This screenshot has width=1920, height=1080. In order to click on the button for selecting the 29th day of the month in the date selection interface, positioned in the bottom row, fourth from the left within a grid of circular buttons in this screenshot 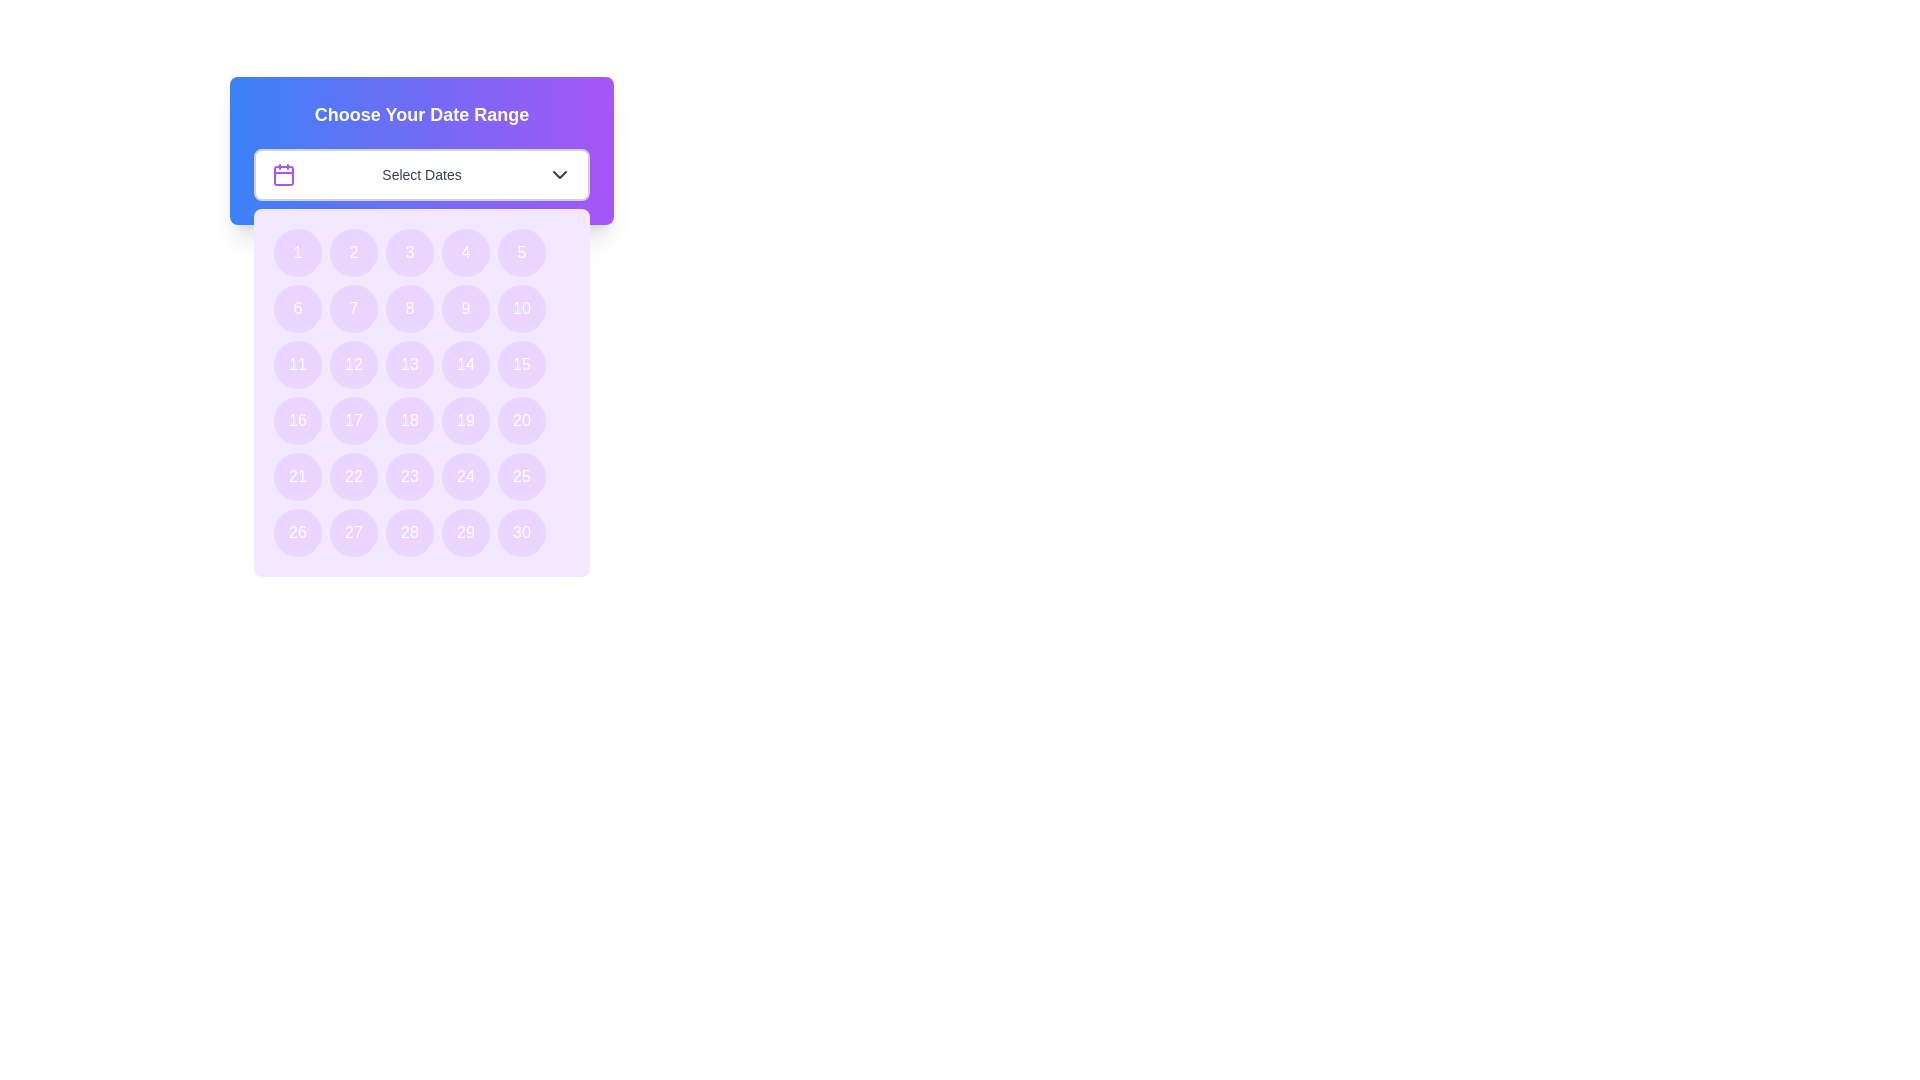, I will do `click(464, 531)`.